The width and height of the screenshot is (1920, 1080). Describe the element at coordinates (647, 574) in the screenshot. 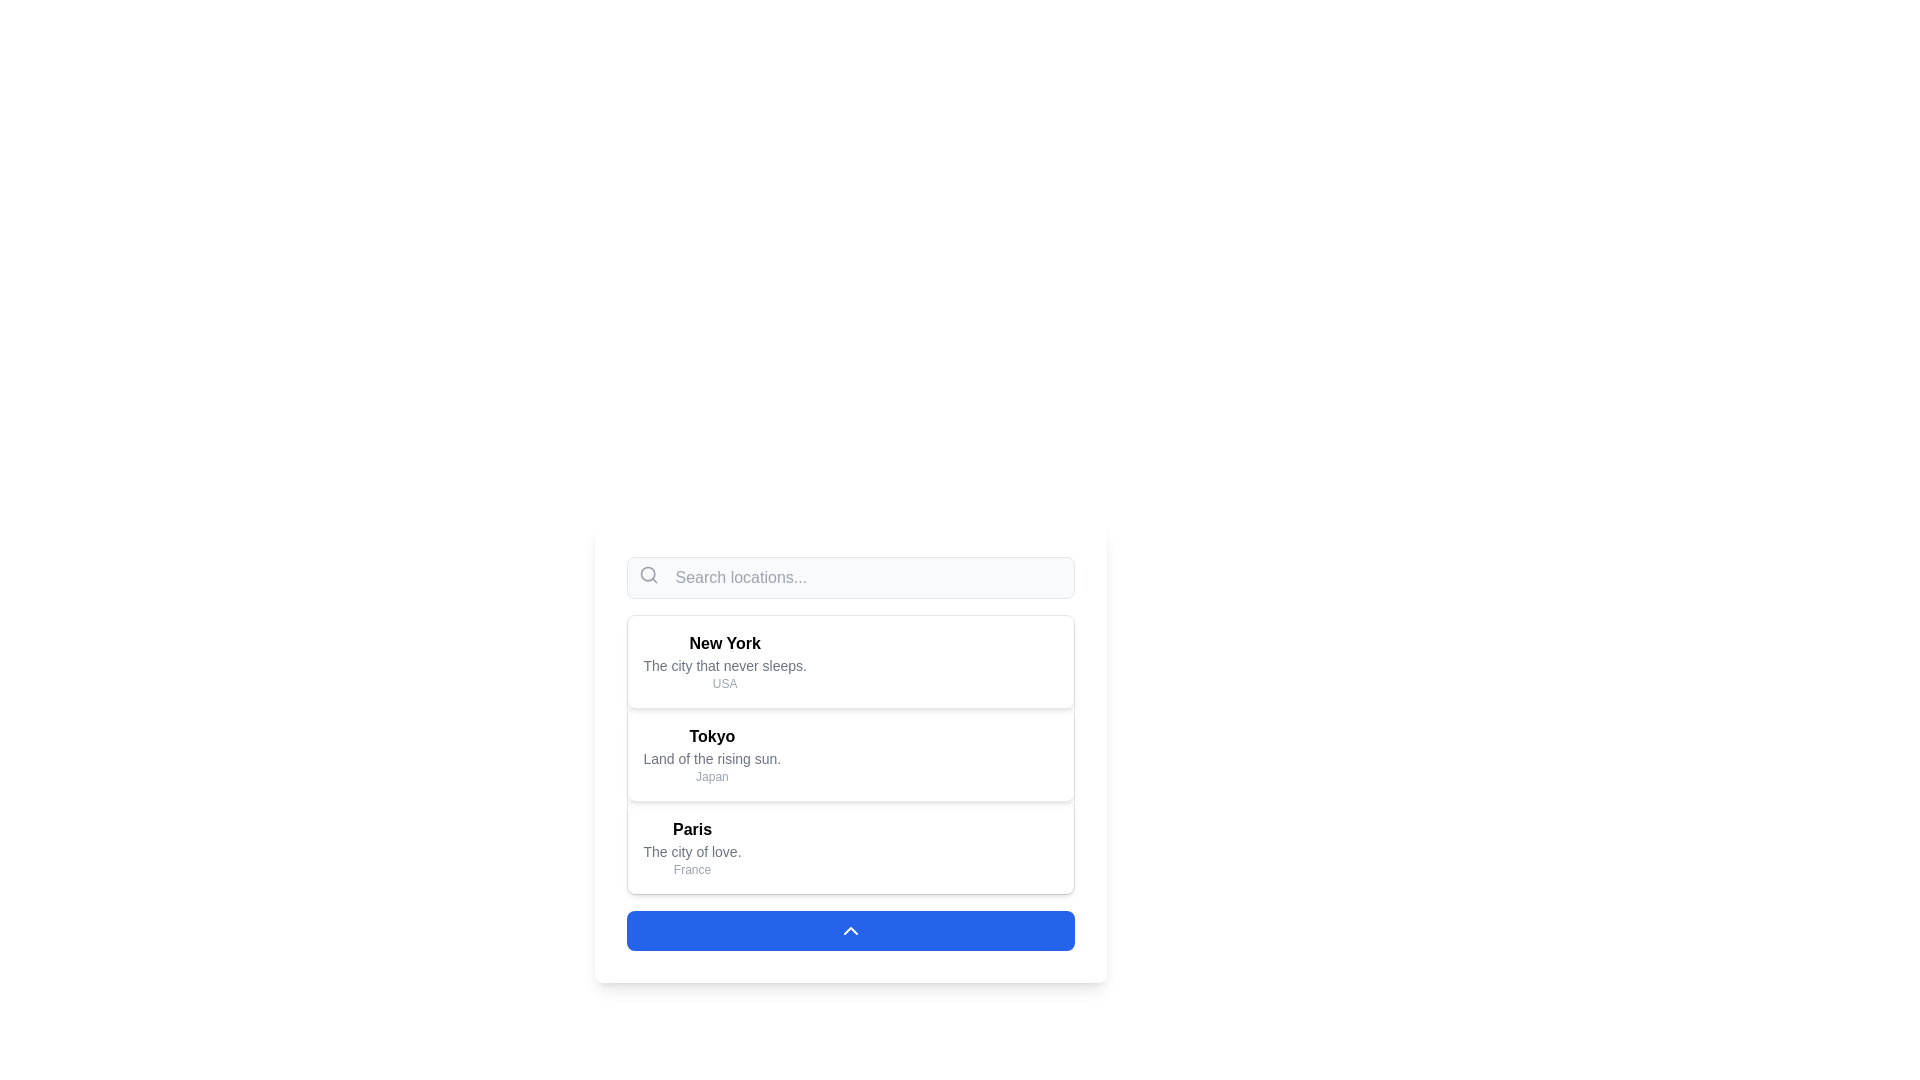

I see `the search icon element represented` at that location.